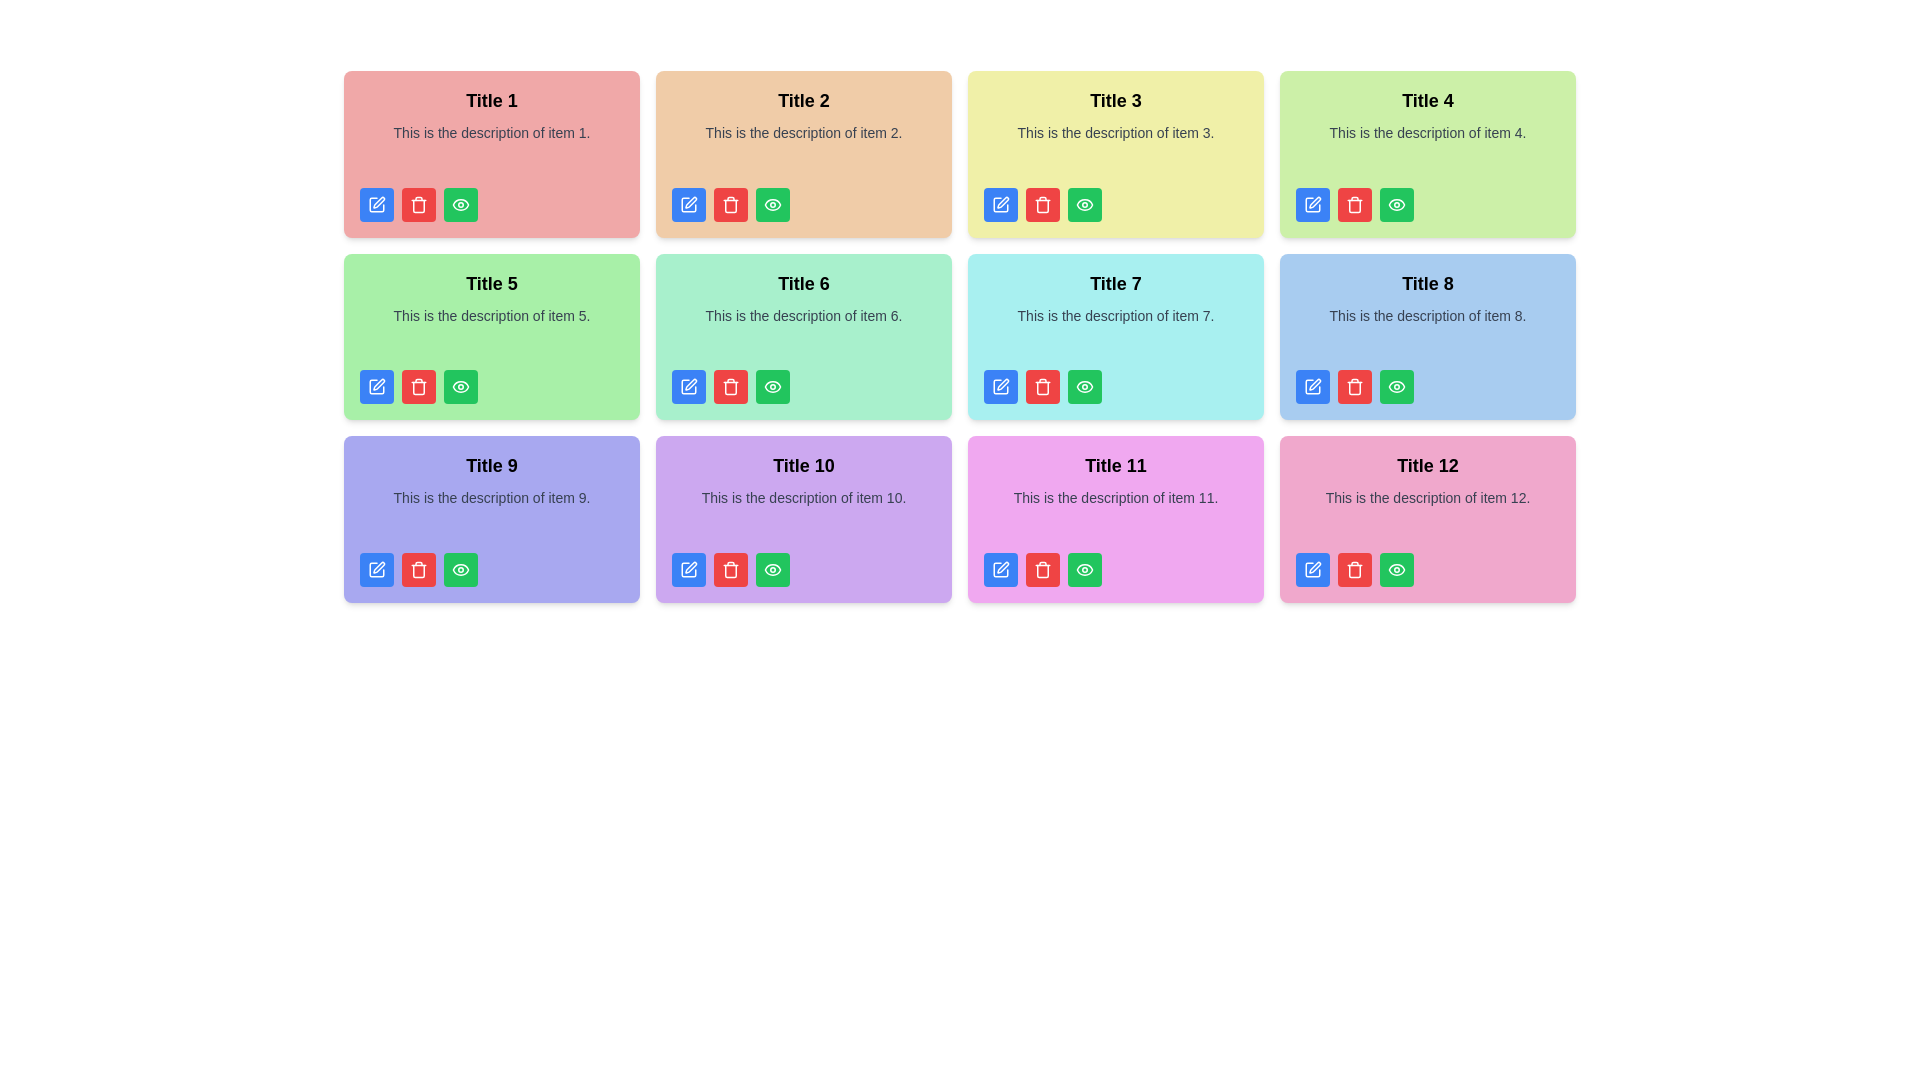 This screenshot has height=1080, width=1920. Describe the element at coordinates (1083, 386) in the screenshot. I see `the eye icon with a green background located as the third button in the action button group under the card labeled 'Title 7'` at that location.